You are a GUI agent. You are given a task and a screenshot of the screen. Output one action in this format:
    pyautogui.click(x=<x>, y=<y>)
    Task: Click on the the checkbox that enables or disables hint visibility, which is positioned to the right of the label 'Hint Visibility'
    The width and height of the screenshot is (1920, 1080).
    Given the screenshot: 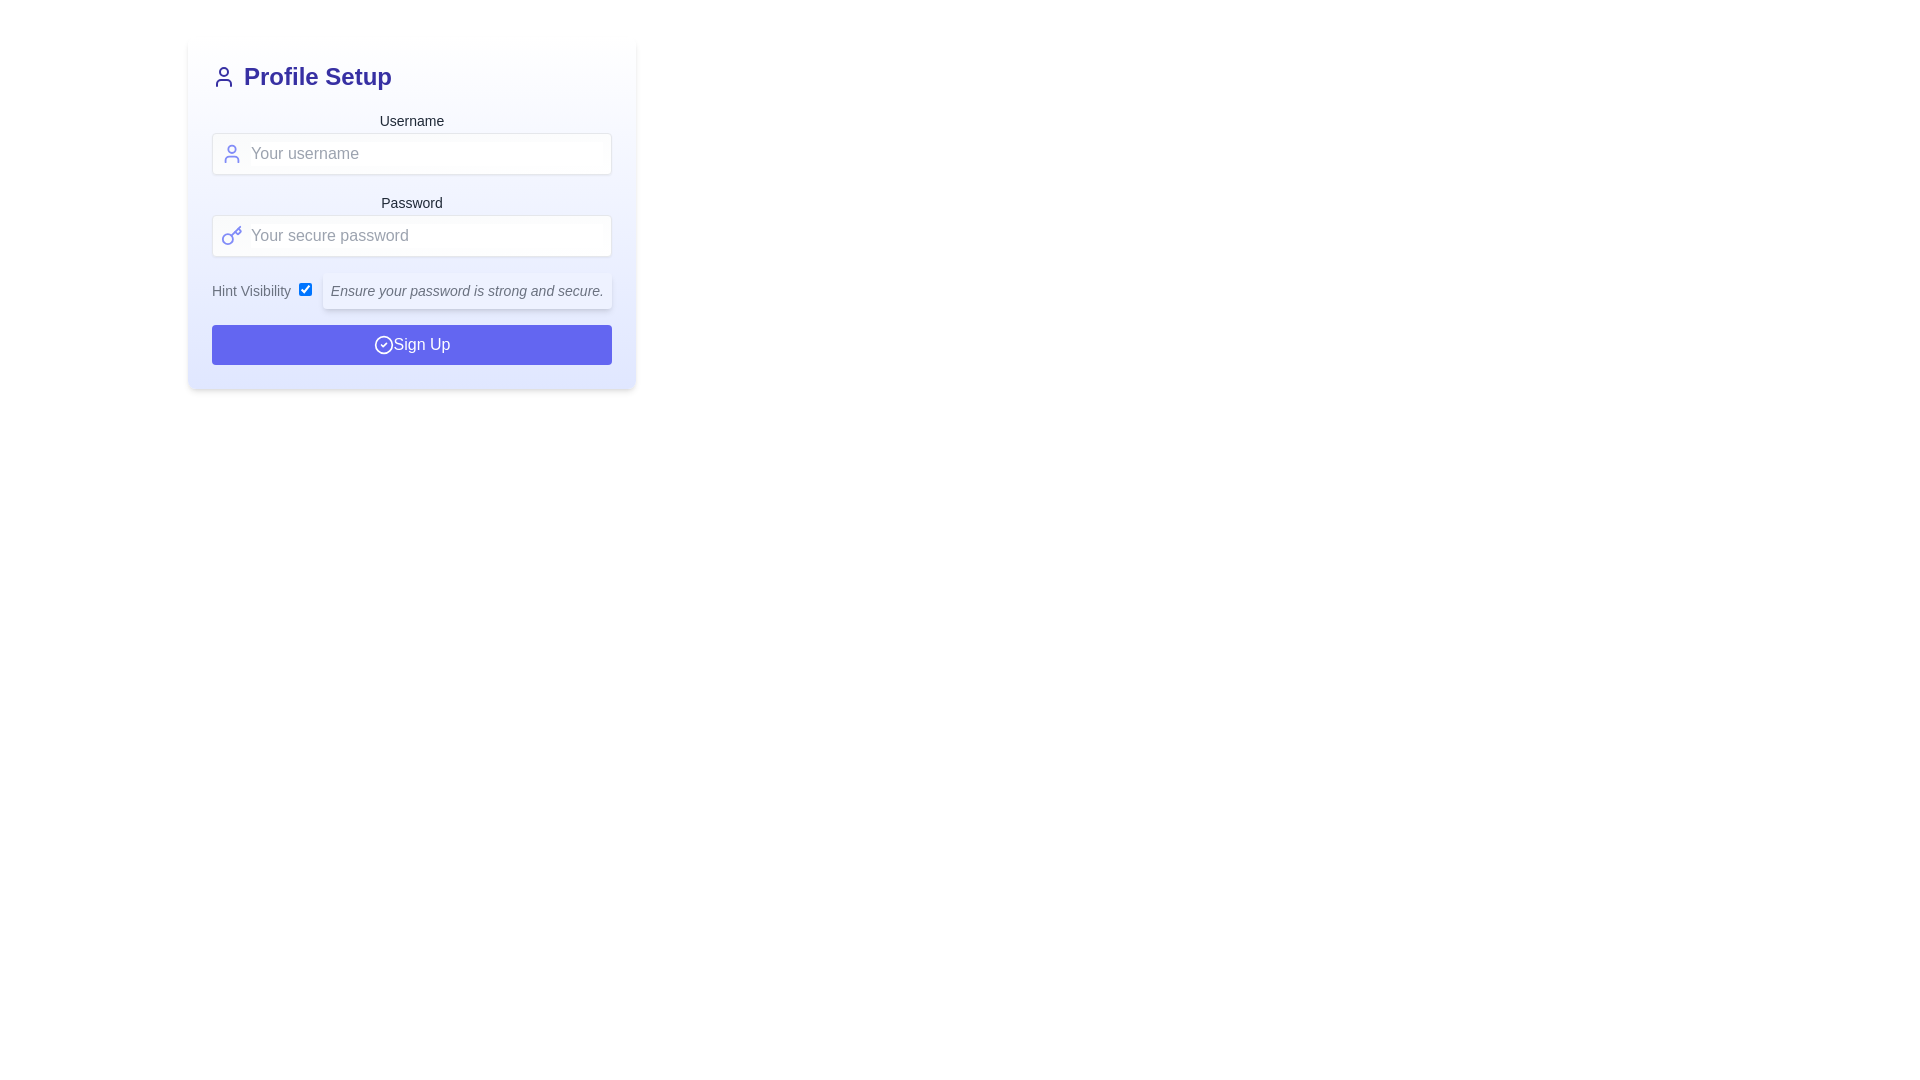 What is the action you would take?
    pyautogui.click(x=304, y=289)
    